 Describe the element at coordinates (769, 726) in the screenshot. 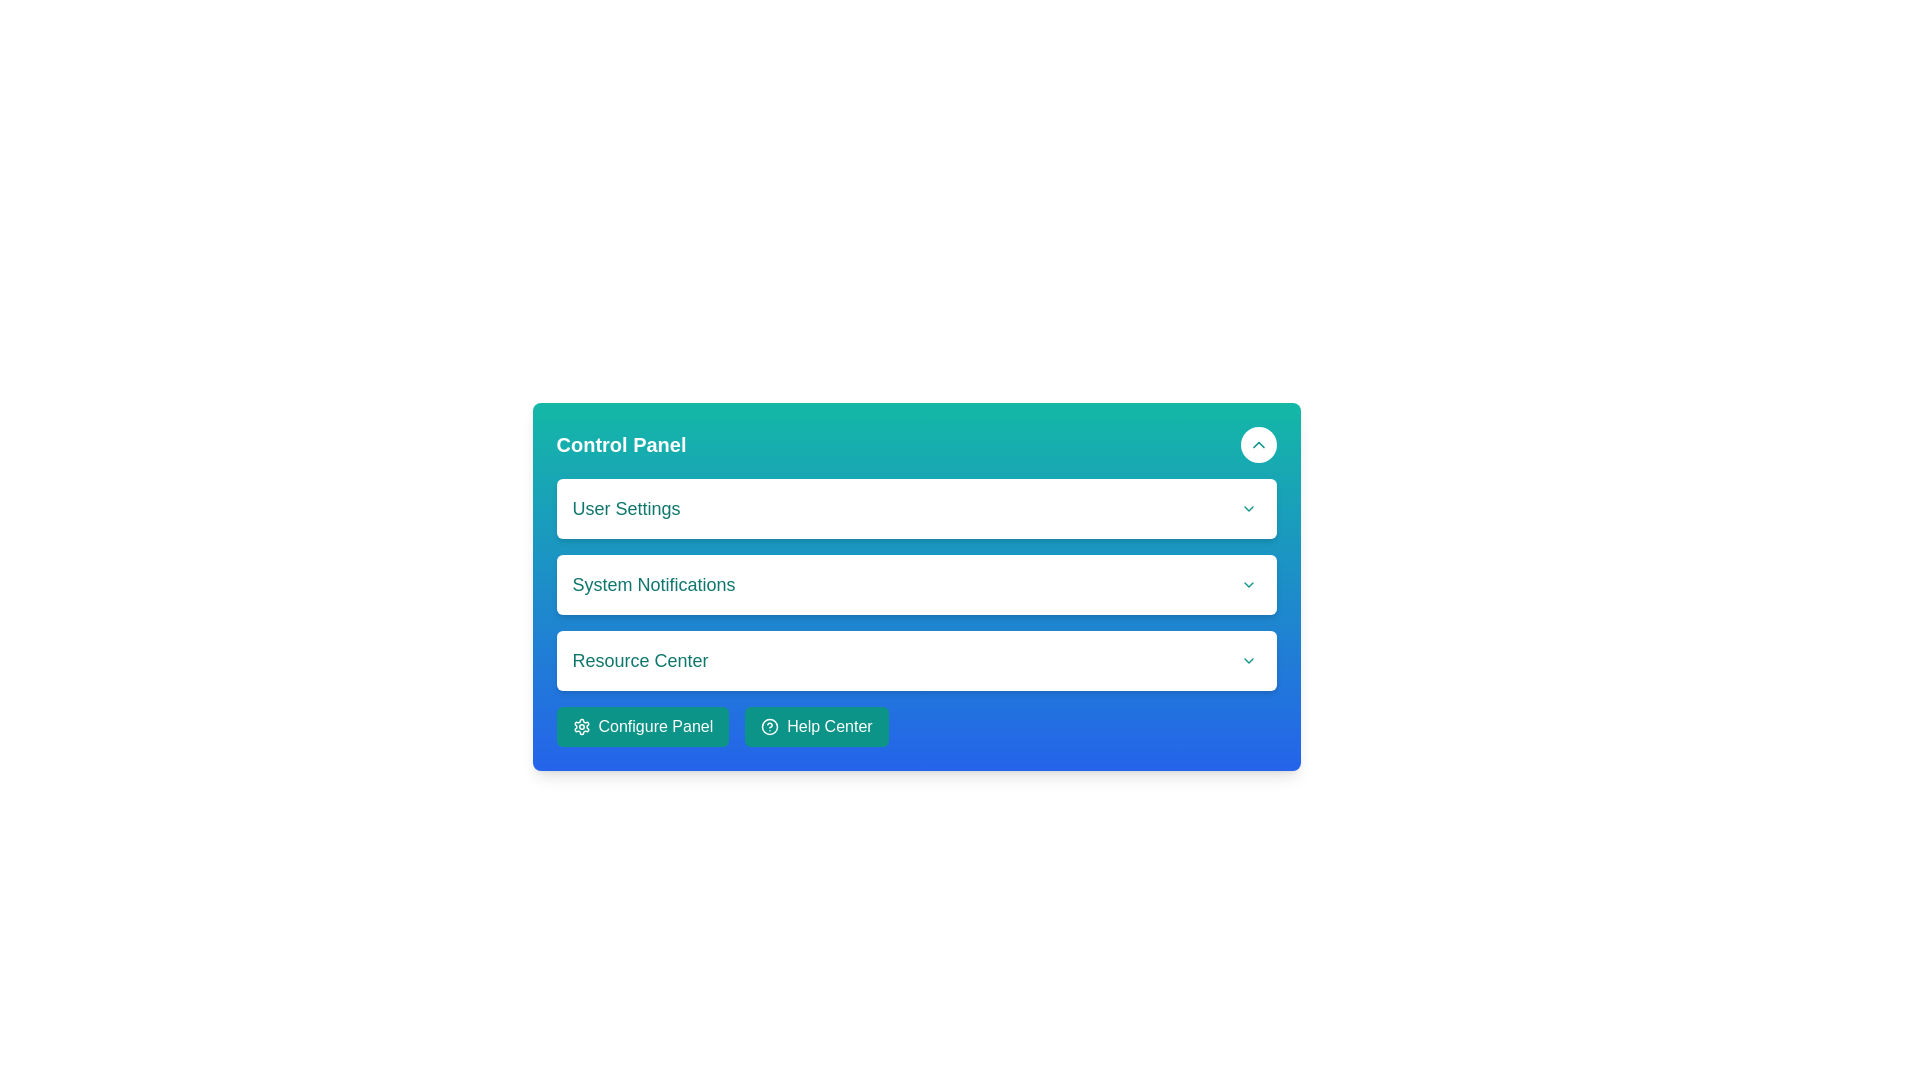

I see `the help icon (question mark inside a circle) located to the left of the 'Help Center' text` at that location.